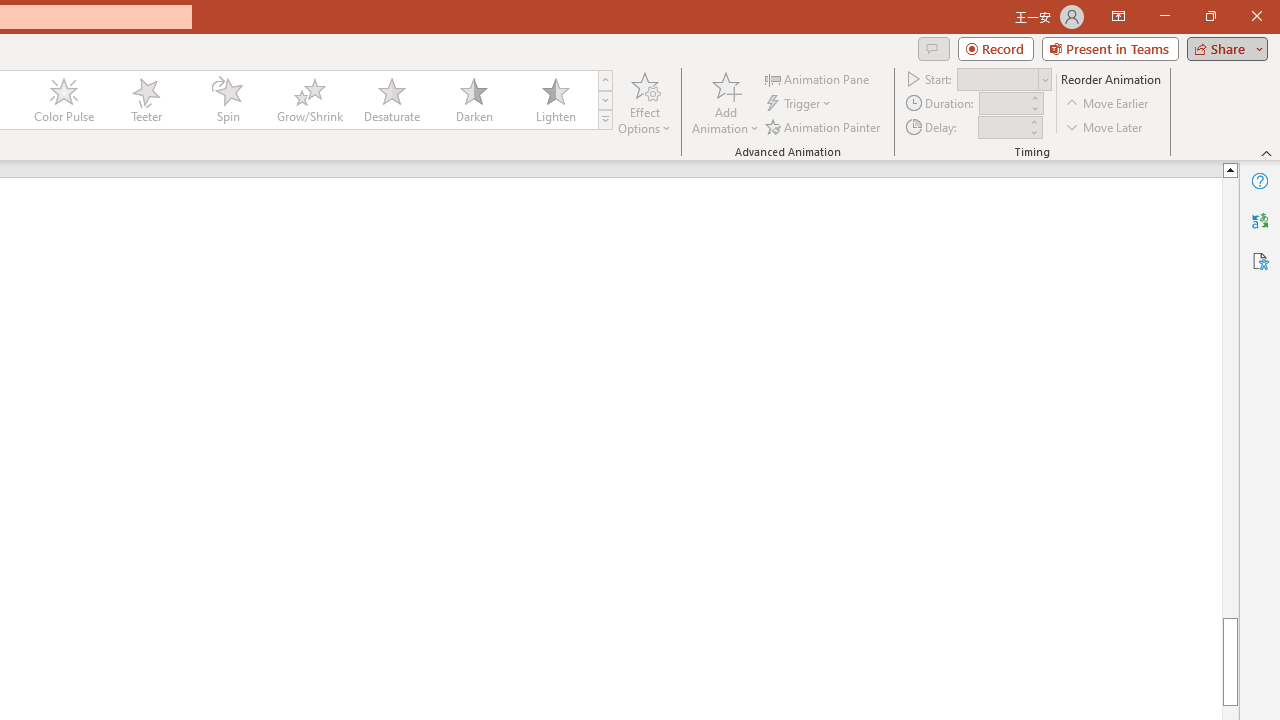  What do you see at coordinates (645, 103) in the screenshot?
I see `'Effect Options'` at bounding box center [645, 103].